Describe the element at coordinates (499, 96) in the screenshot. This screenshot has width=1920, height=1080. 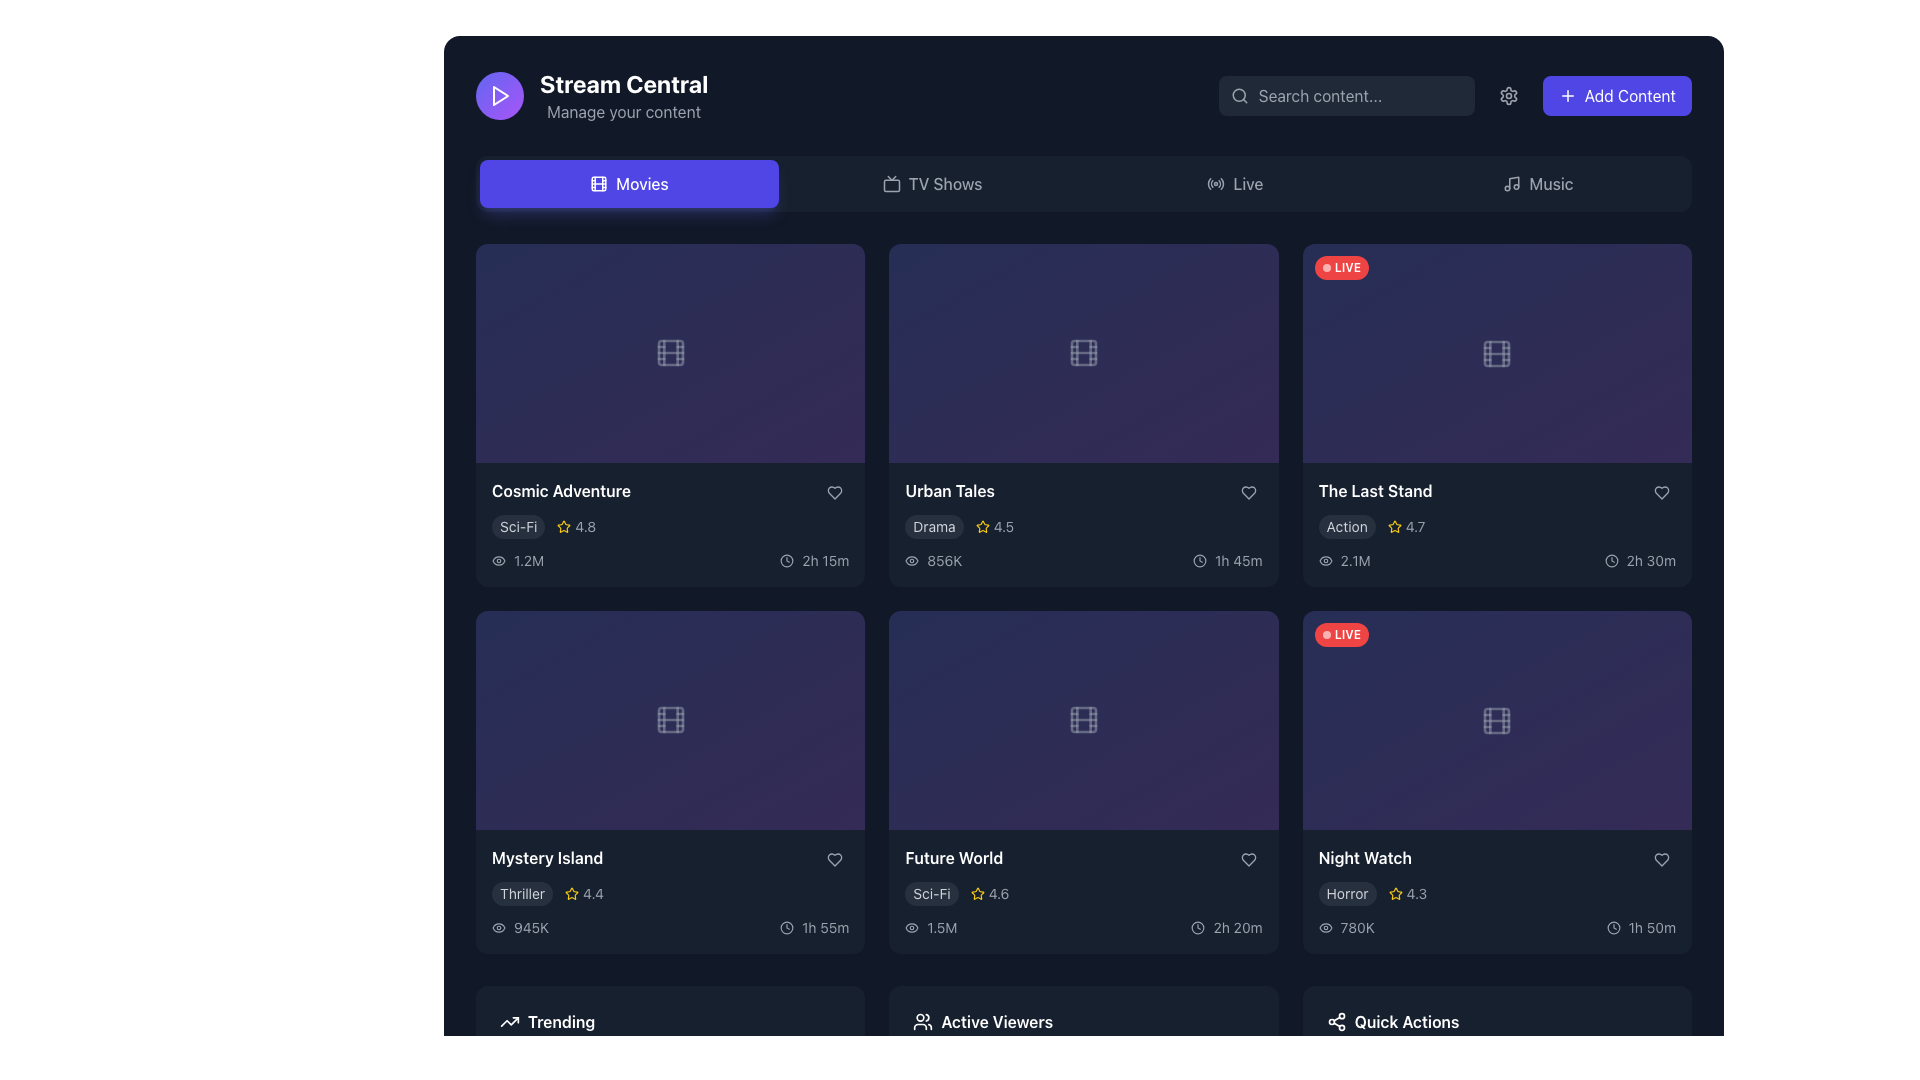
I see `the circular gradient-colored play icon located to the left of the 'Stream Central' text in the header` at that location.